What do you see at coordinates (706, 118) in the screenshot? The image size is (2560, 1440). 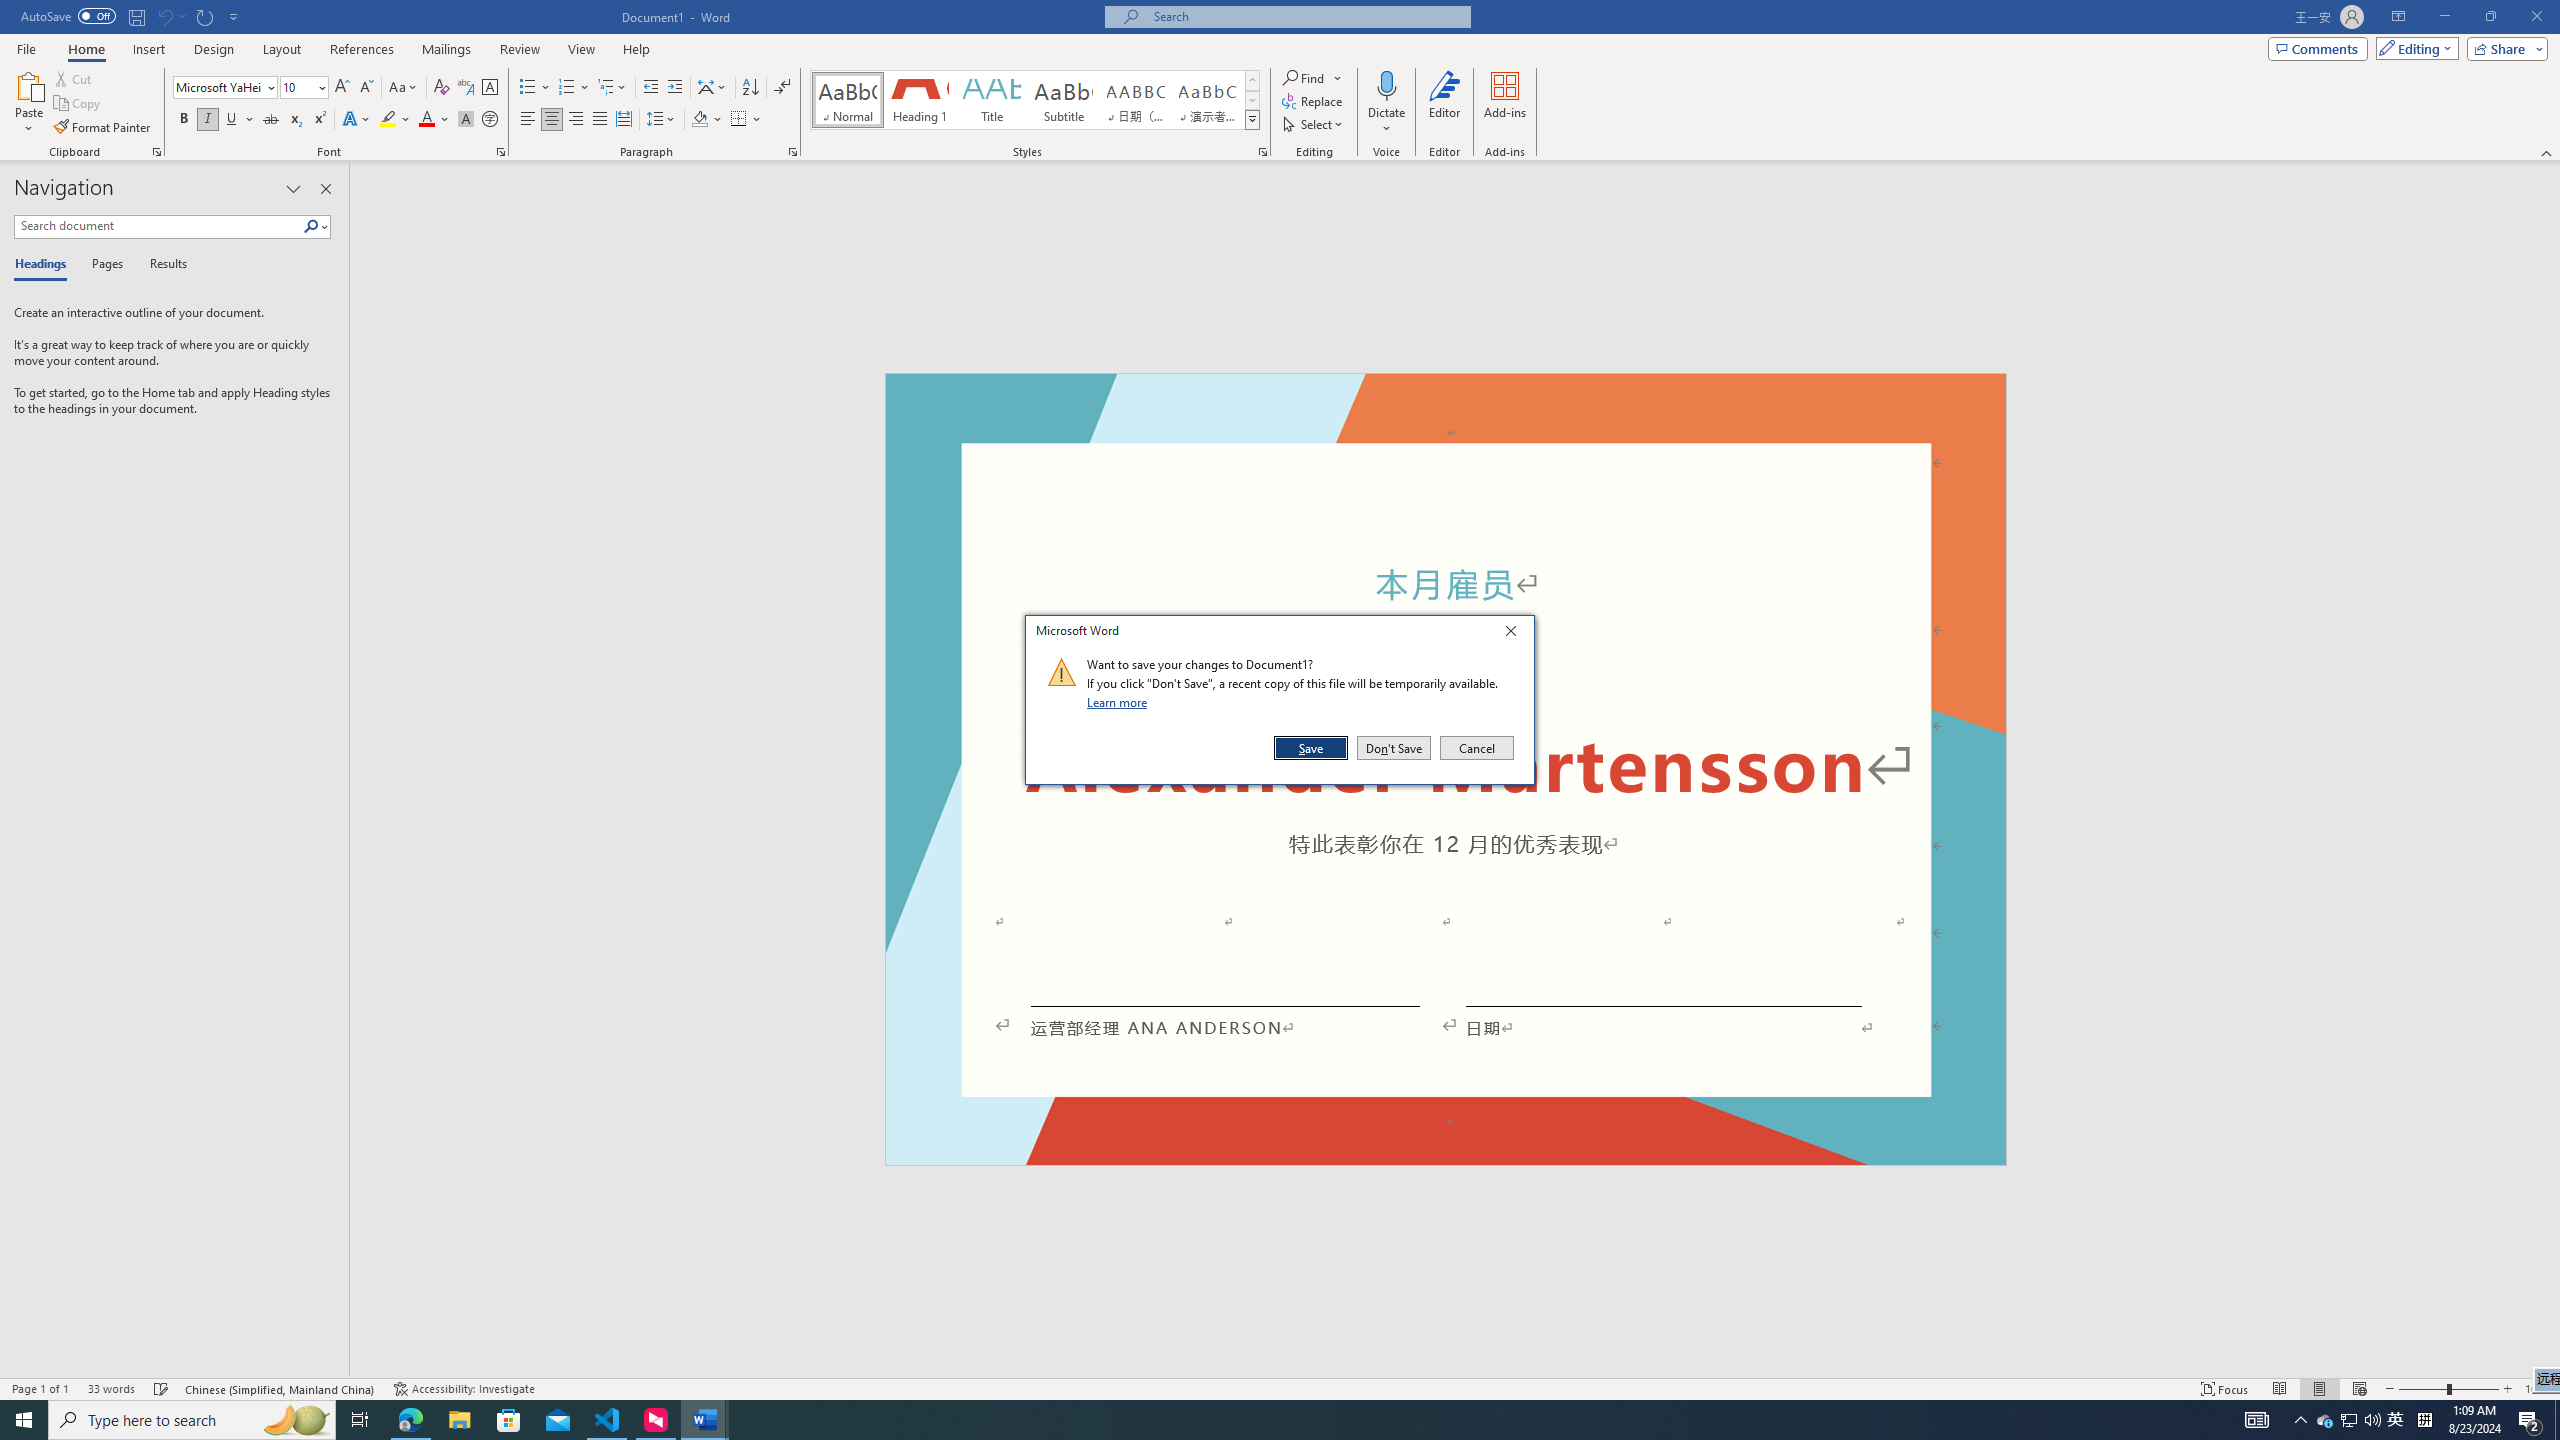 I see `'Shading'` at bounding box center [706, 118].